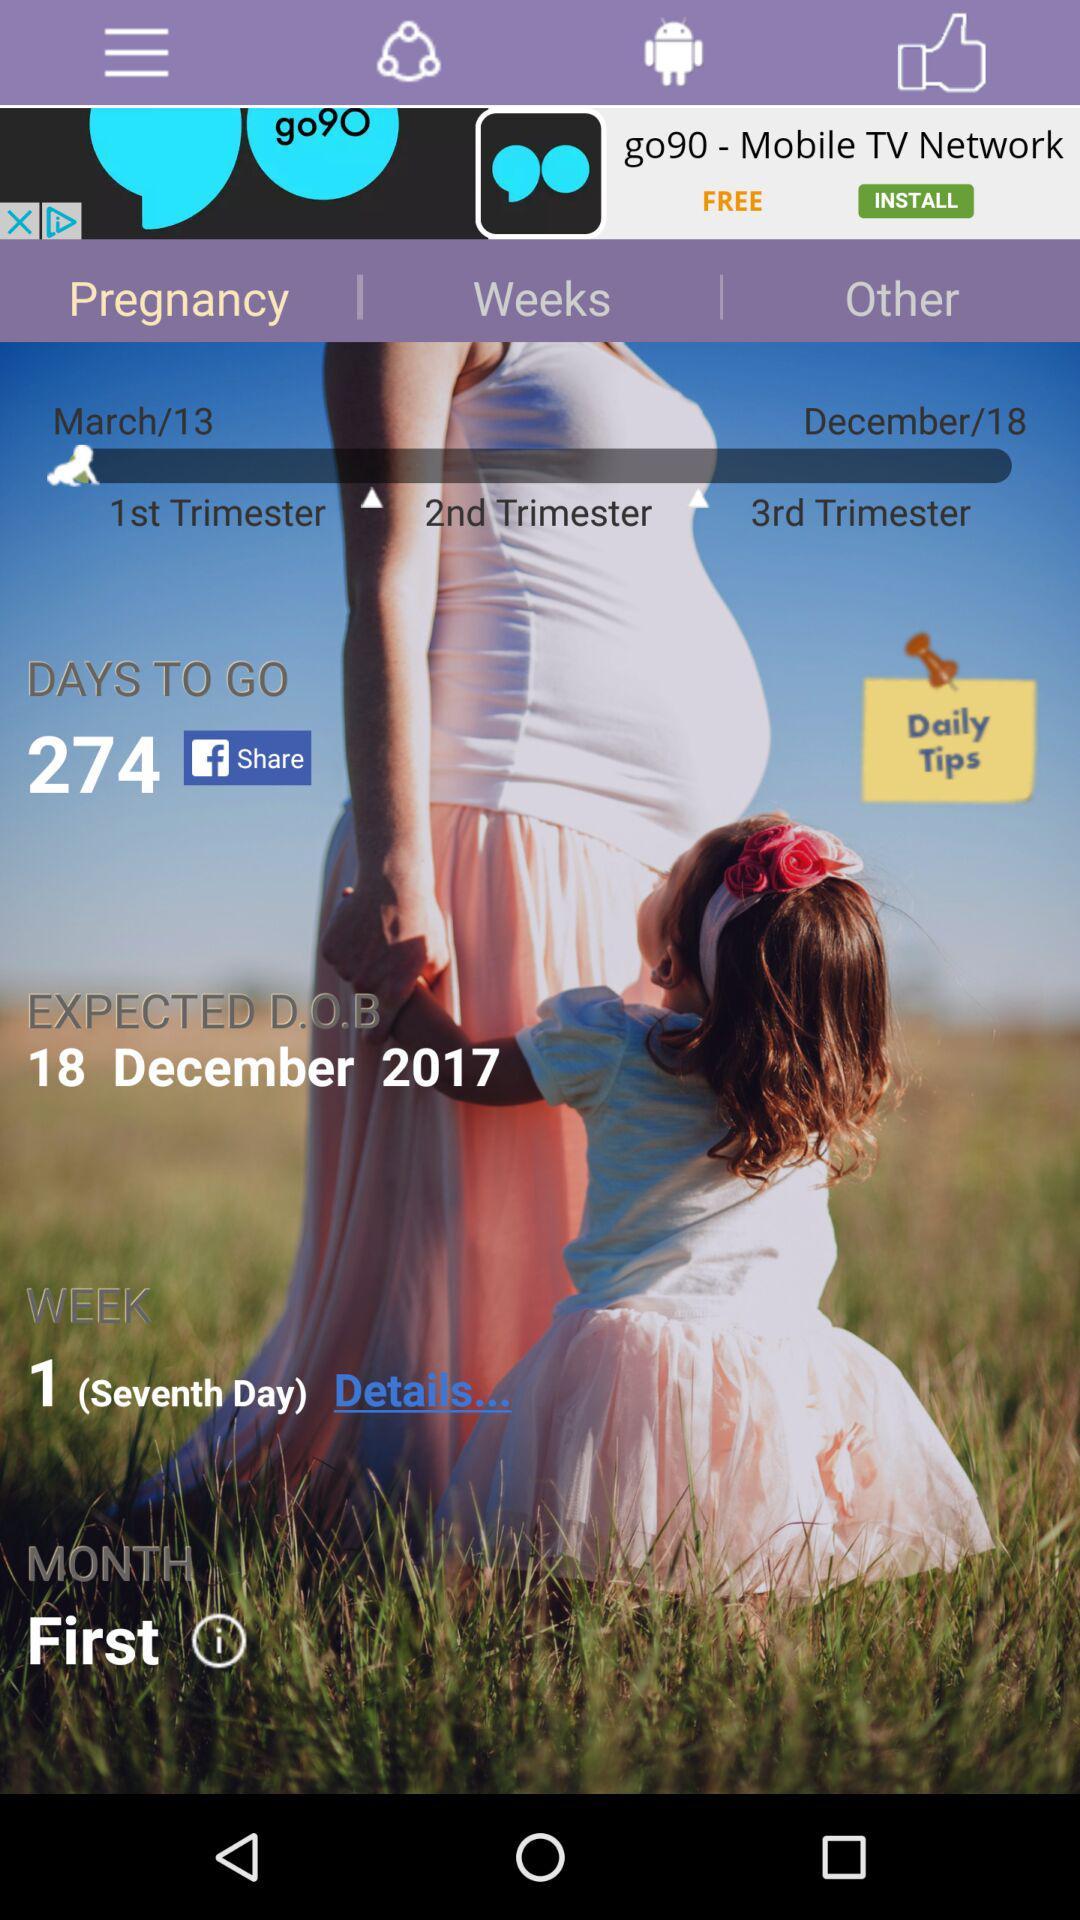 The height and width of the screenshot is (1920, 1080). I want to click on the option which is after menu option, so click(407, 52).